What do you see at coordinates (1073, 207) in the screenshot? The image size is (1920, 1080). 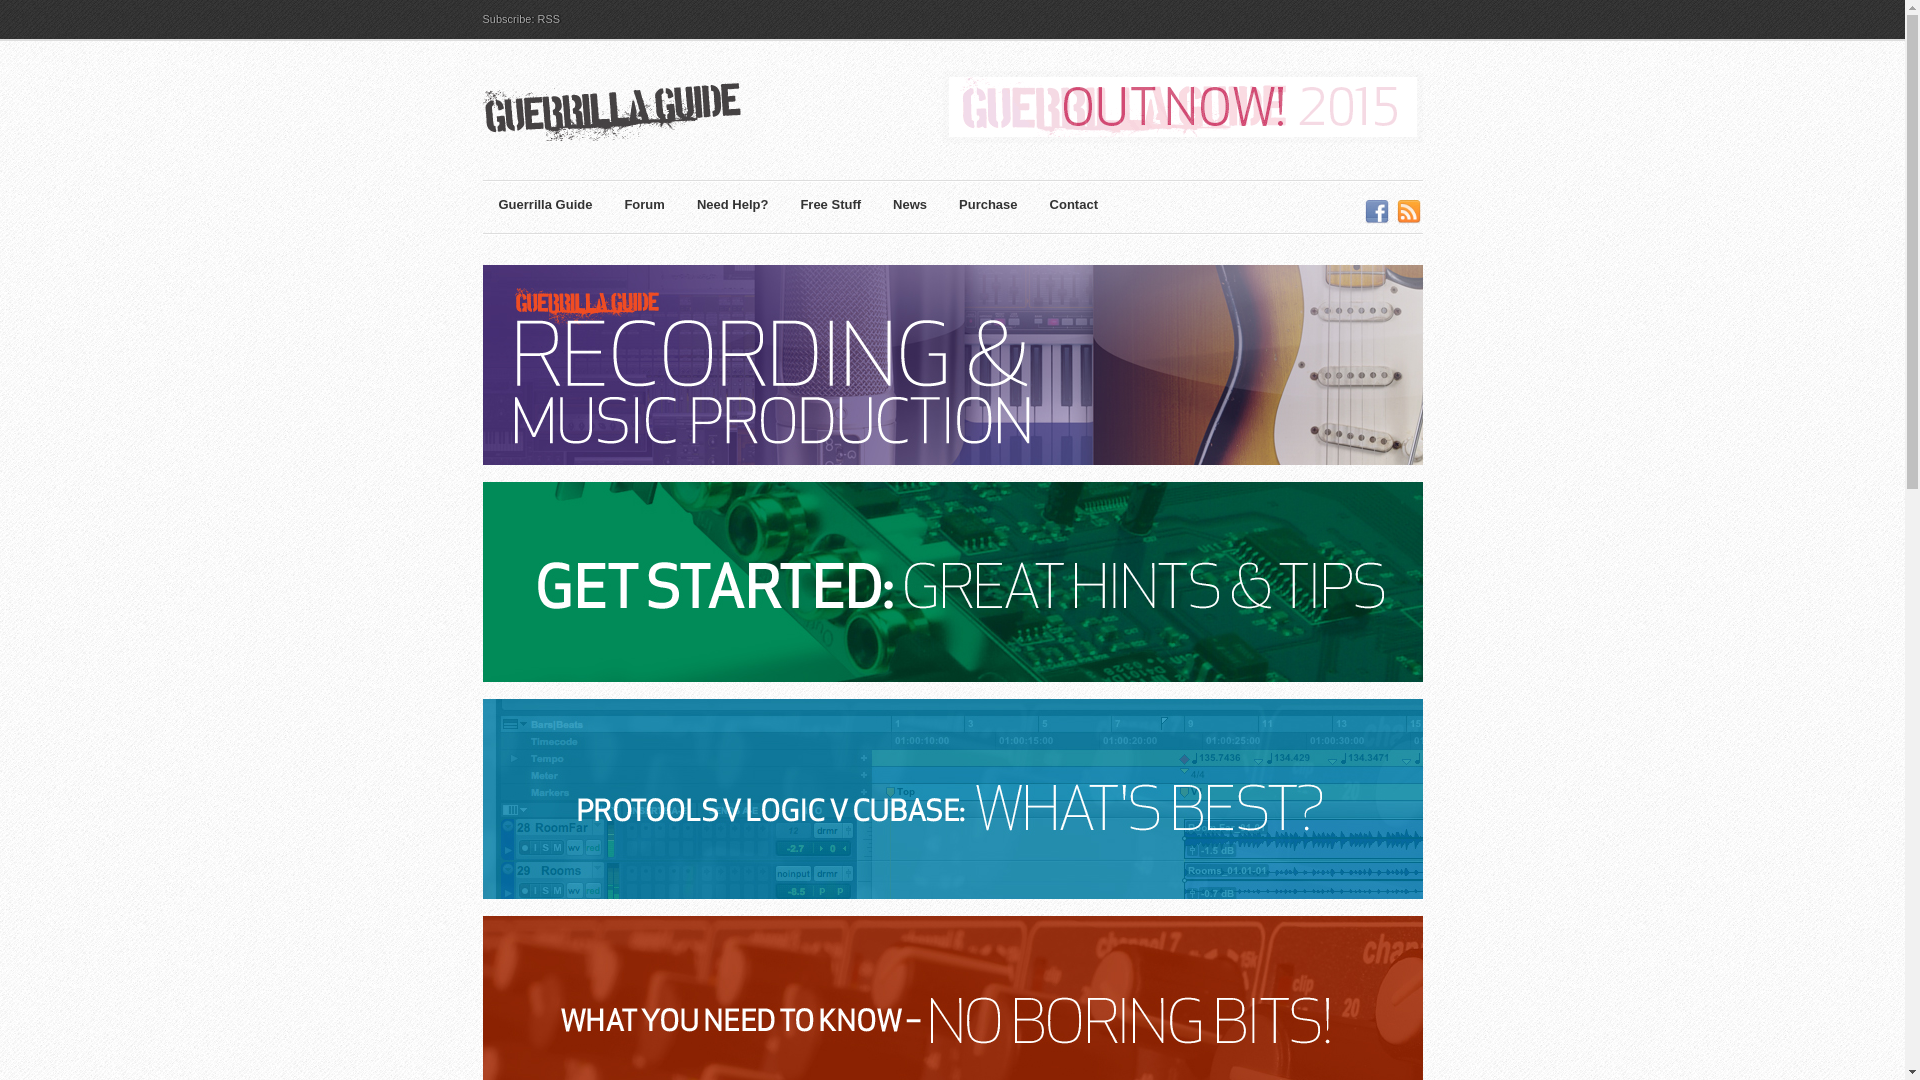 I see `'Contact'` at bounding box center [1073, 207].